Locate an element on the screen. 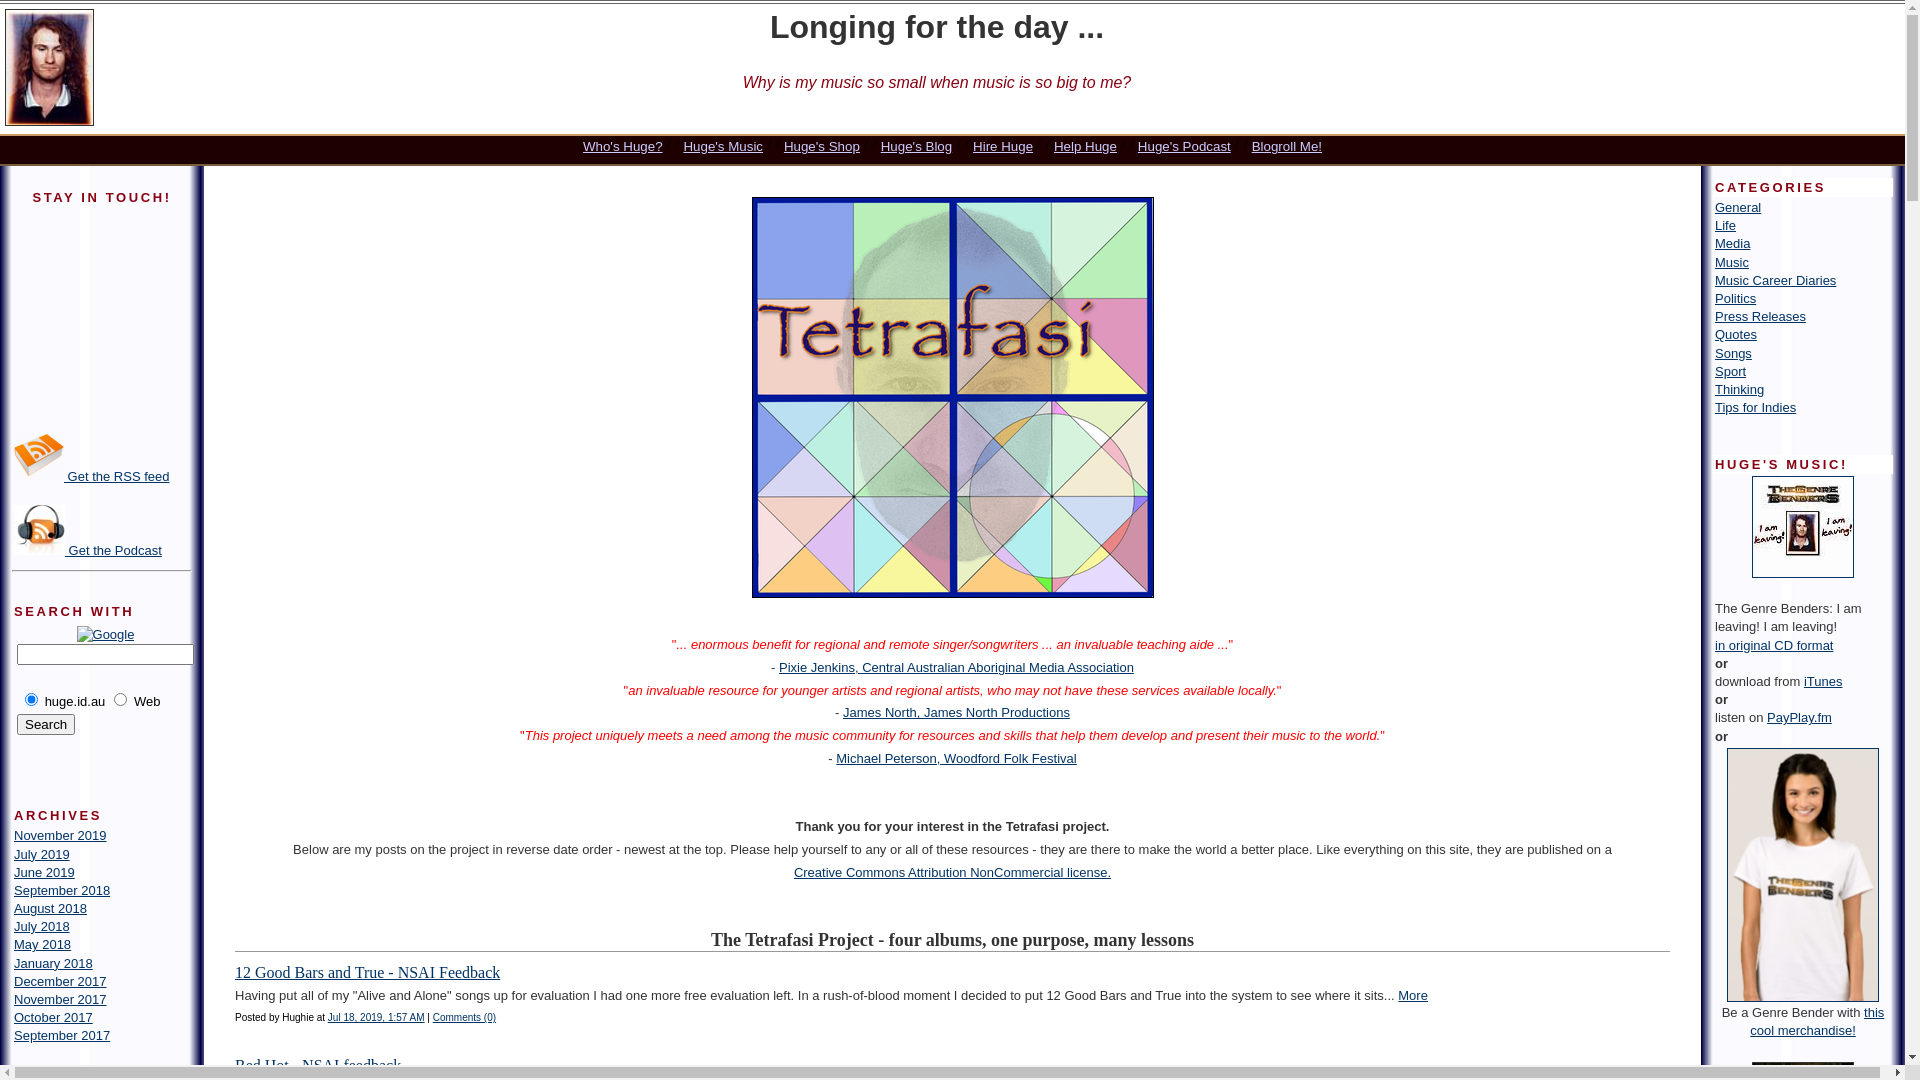 Image resolution: width=1920 pixels, height=1080 pixels. 'Tips for Indies' is located at coordinates (1754, 406).